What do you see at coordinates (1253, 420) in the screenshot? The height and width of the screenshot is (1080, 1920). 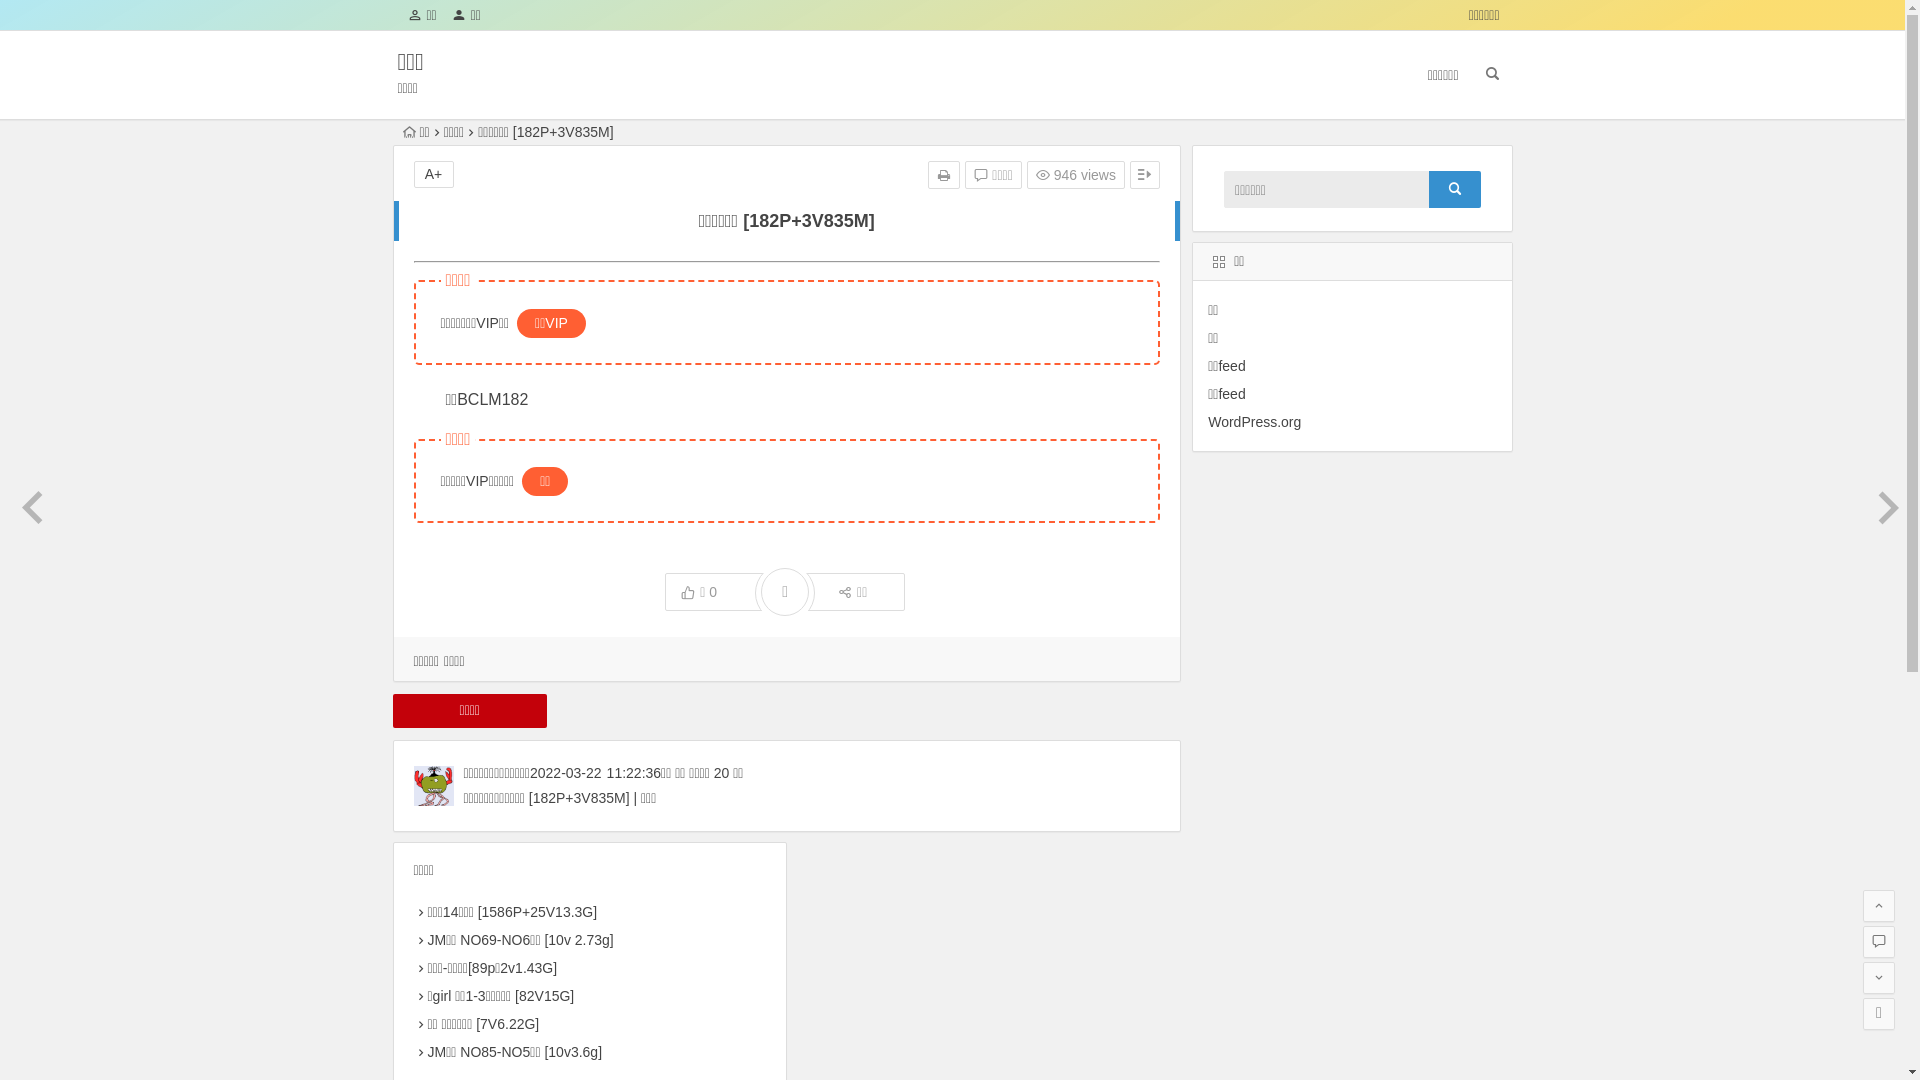 I see `'WordPress.org'` at bounding box center [1253, 420].